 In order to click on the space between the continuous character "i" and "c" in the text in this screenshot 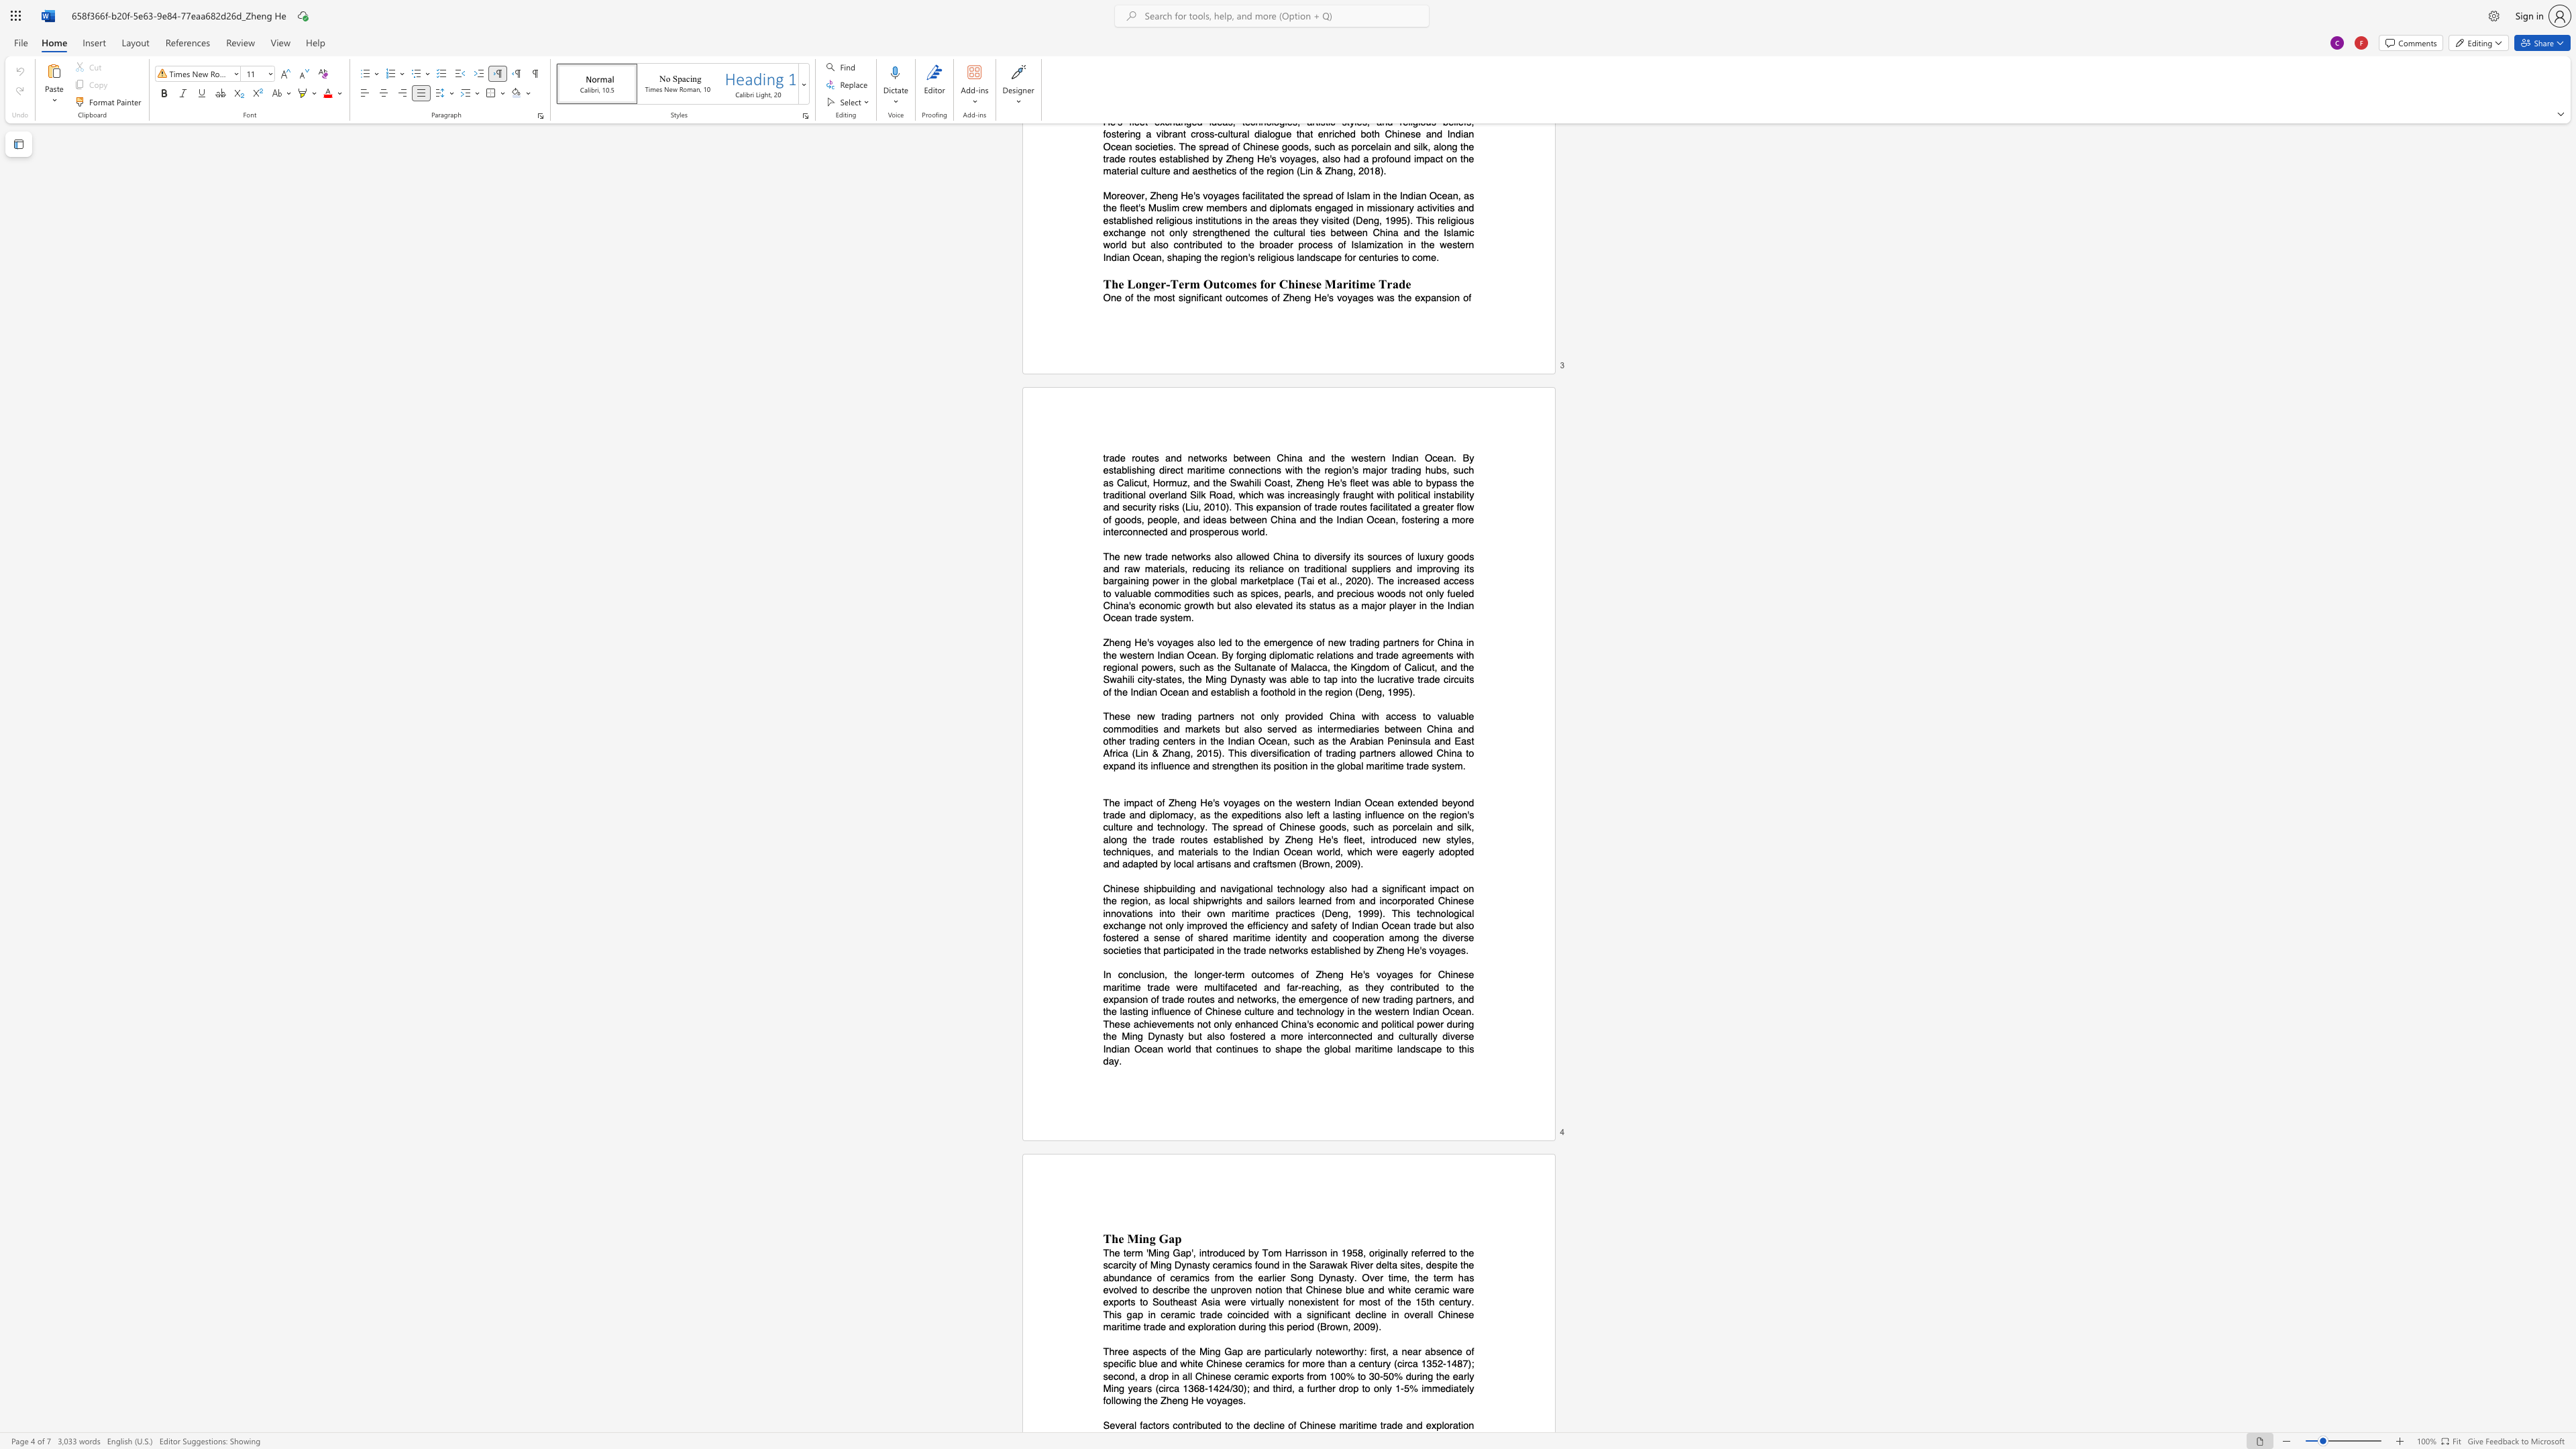, I will do `click(1183, 949)`.